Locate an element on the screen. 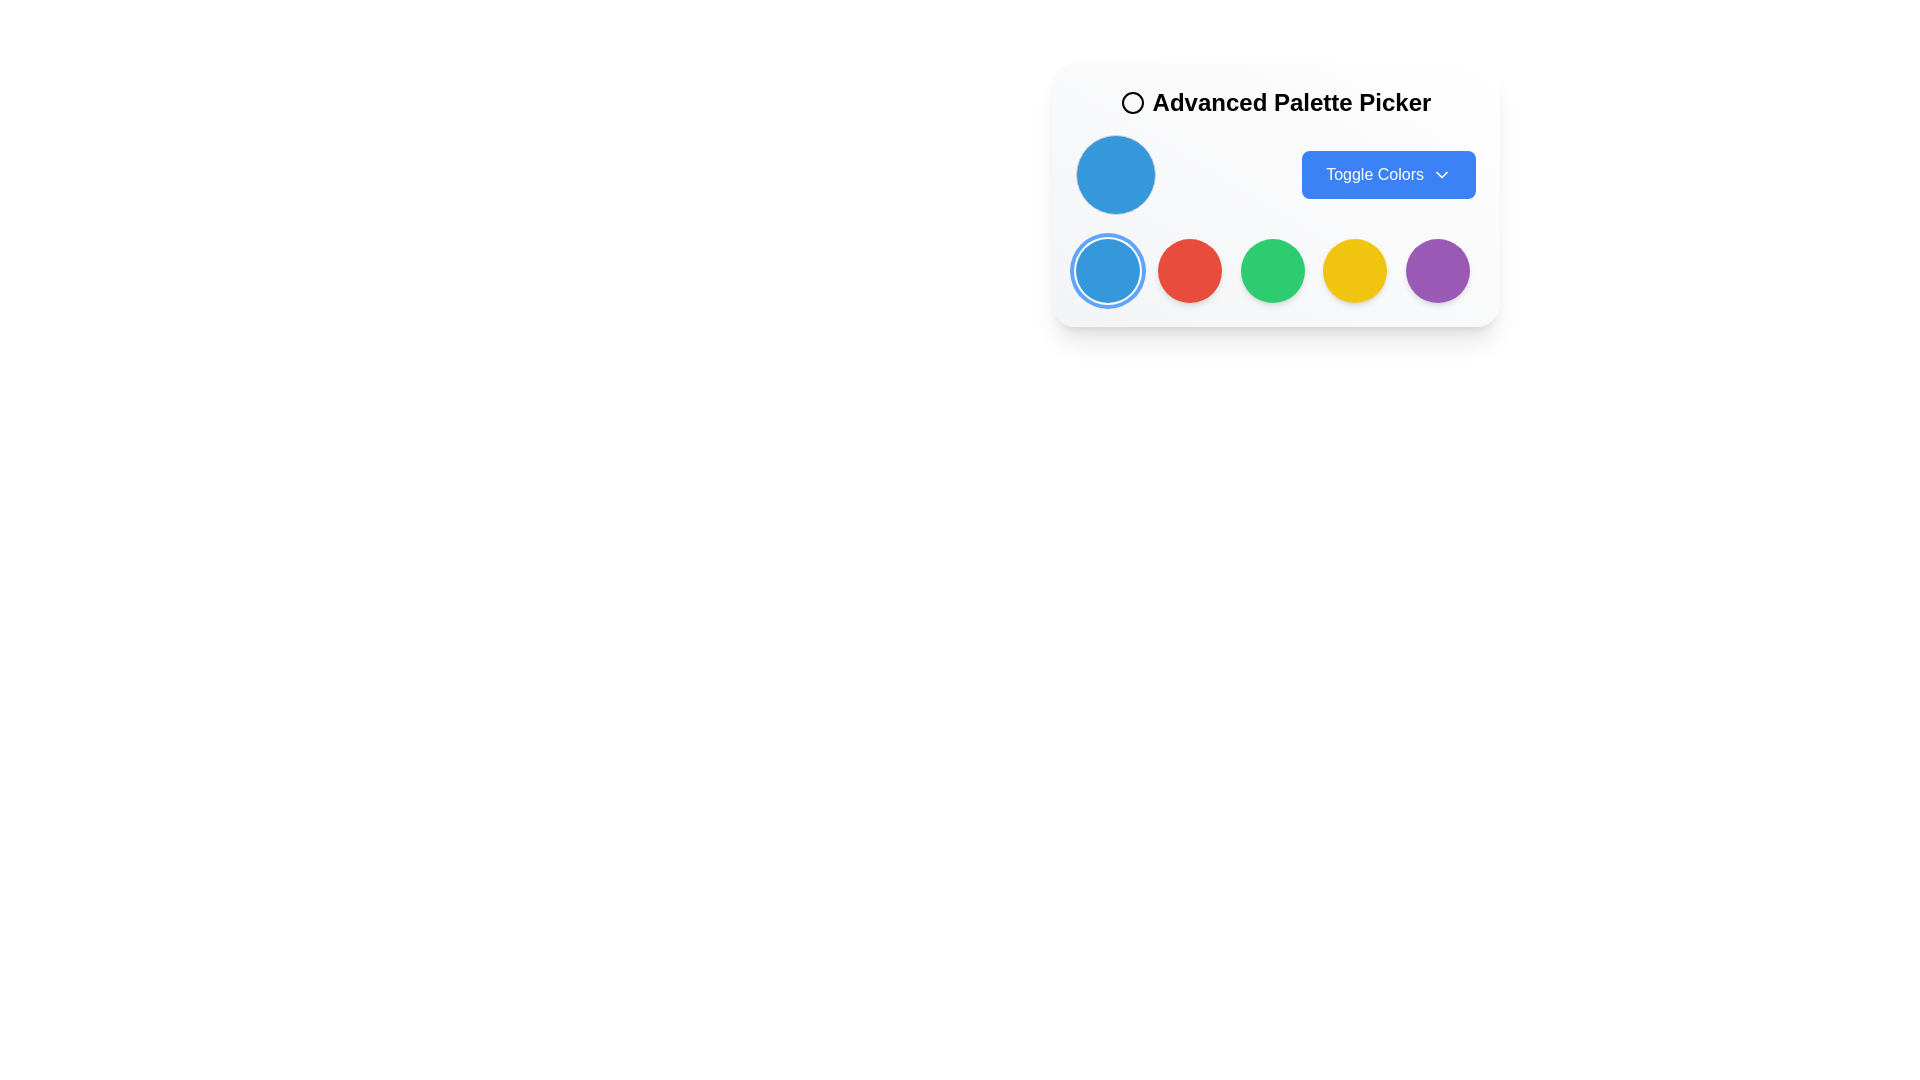 Image resolution: width=1920 pixels, height=1080 pixels. the first circular button in the Advanced Palette Picker is located at coordinates (1107, 270).